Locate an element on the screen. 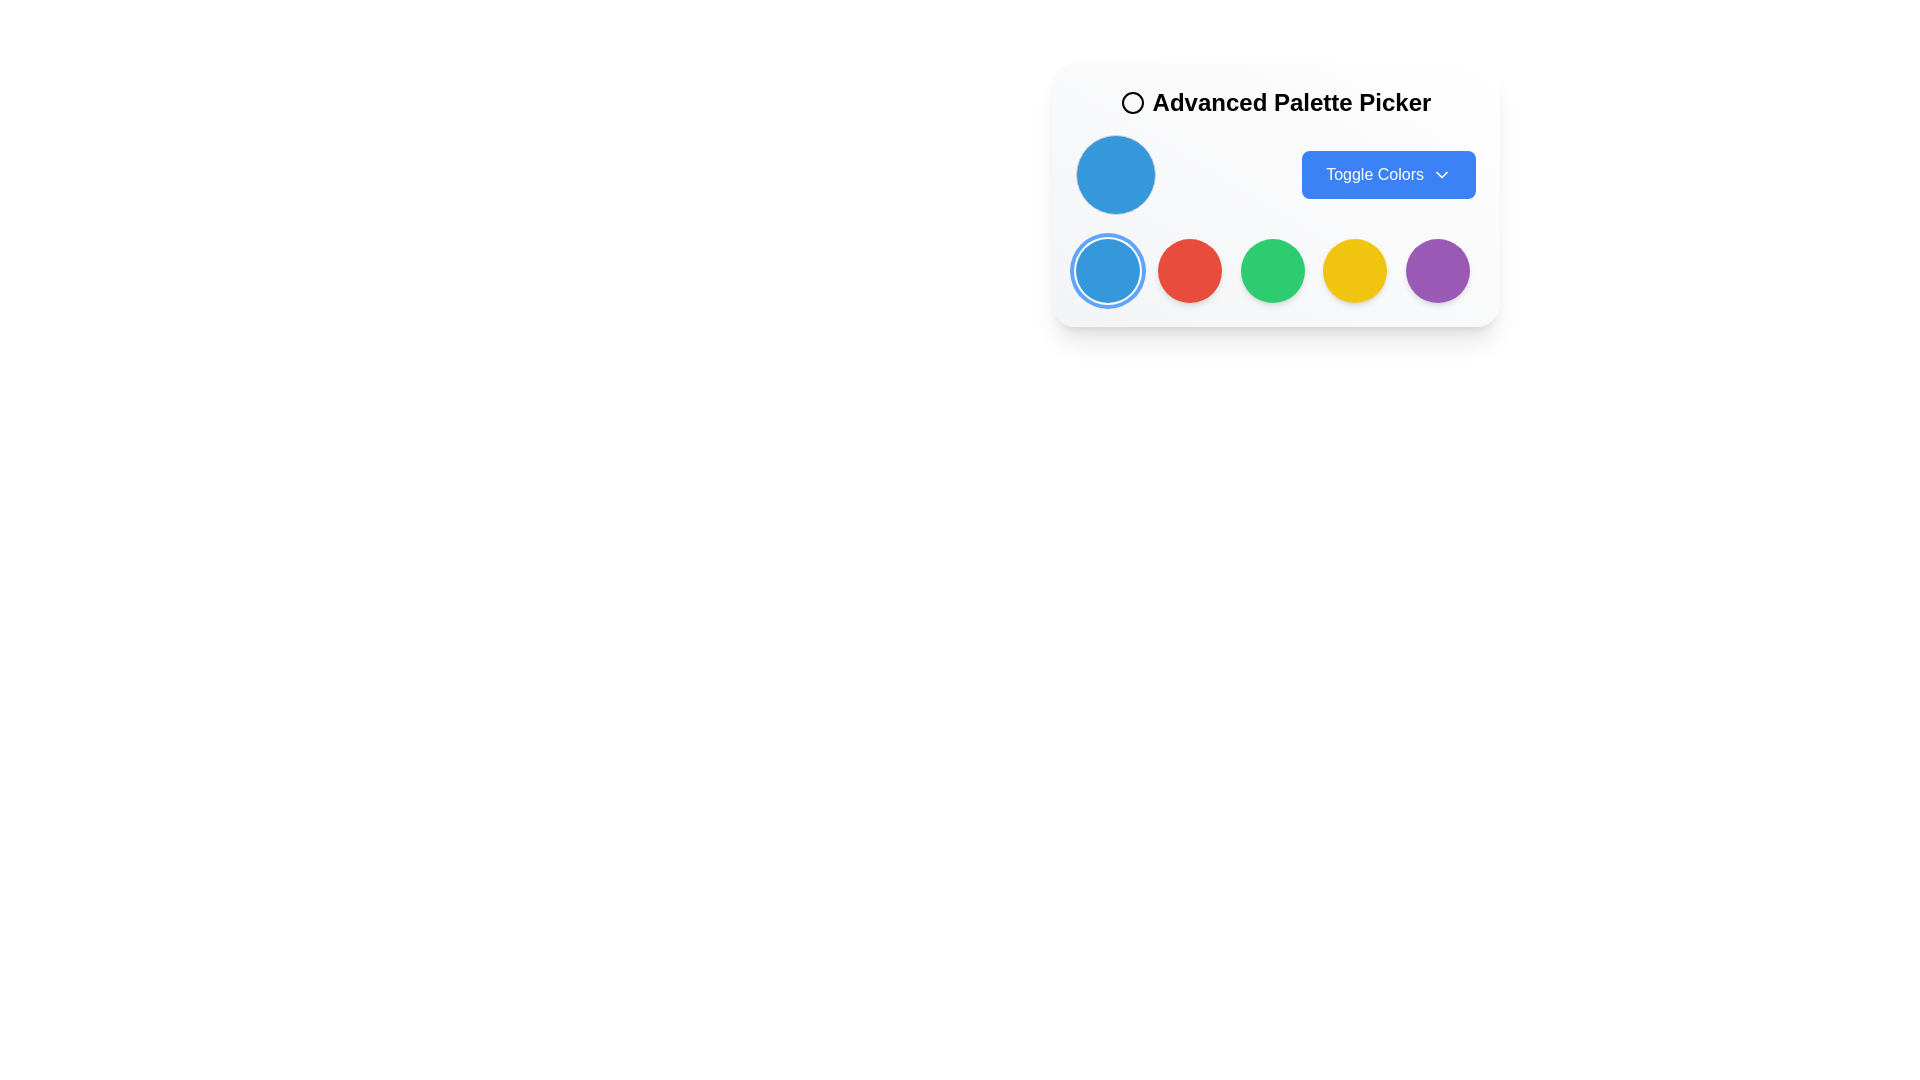 Image resolution: width=1920 pixels, height=1080 pixels. the first circular button in the Advanced Palette Picker is located at coordinates (1107, 270).